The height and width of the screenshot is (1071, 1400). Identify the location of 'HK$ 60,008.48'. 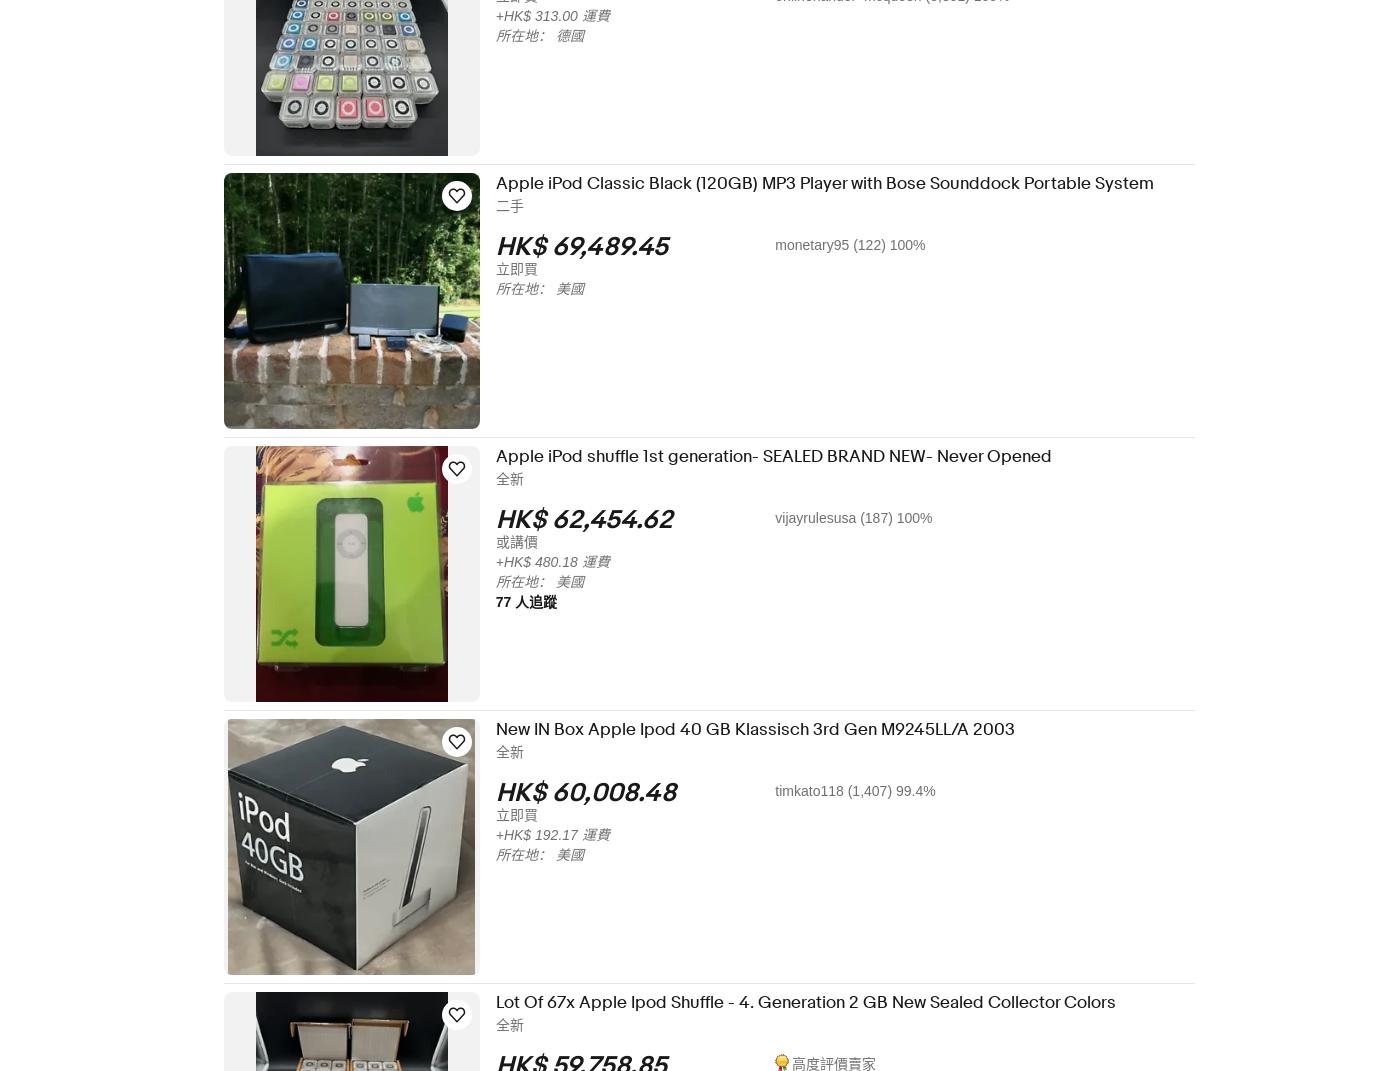
(599, 792).